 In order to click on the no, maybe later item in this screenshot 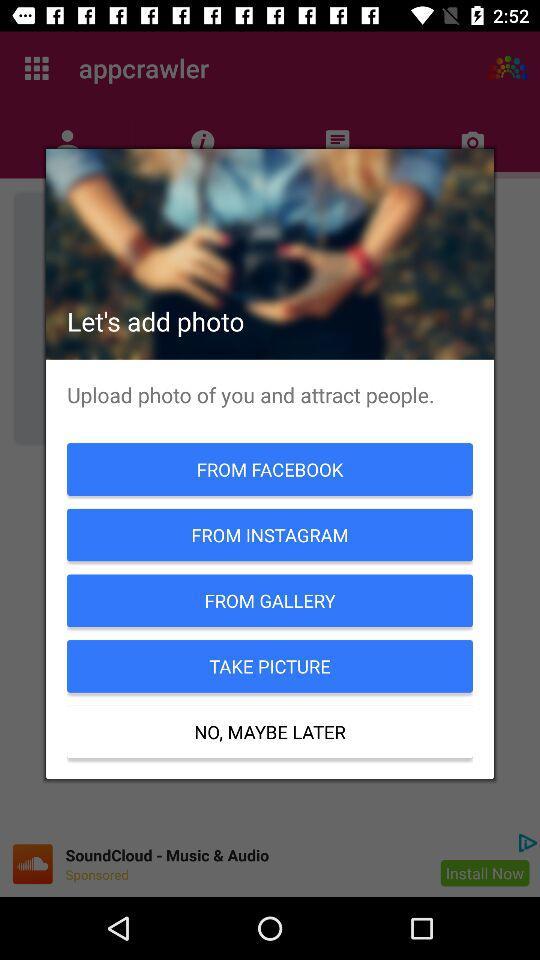, I will do `click(270, 731)`.